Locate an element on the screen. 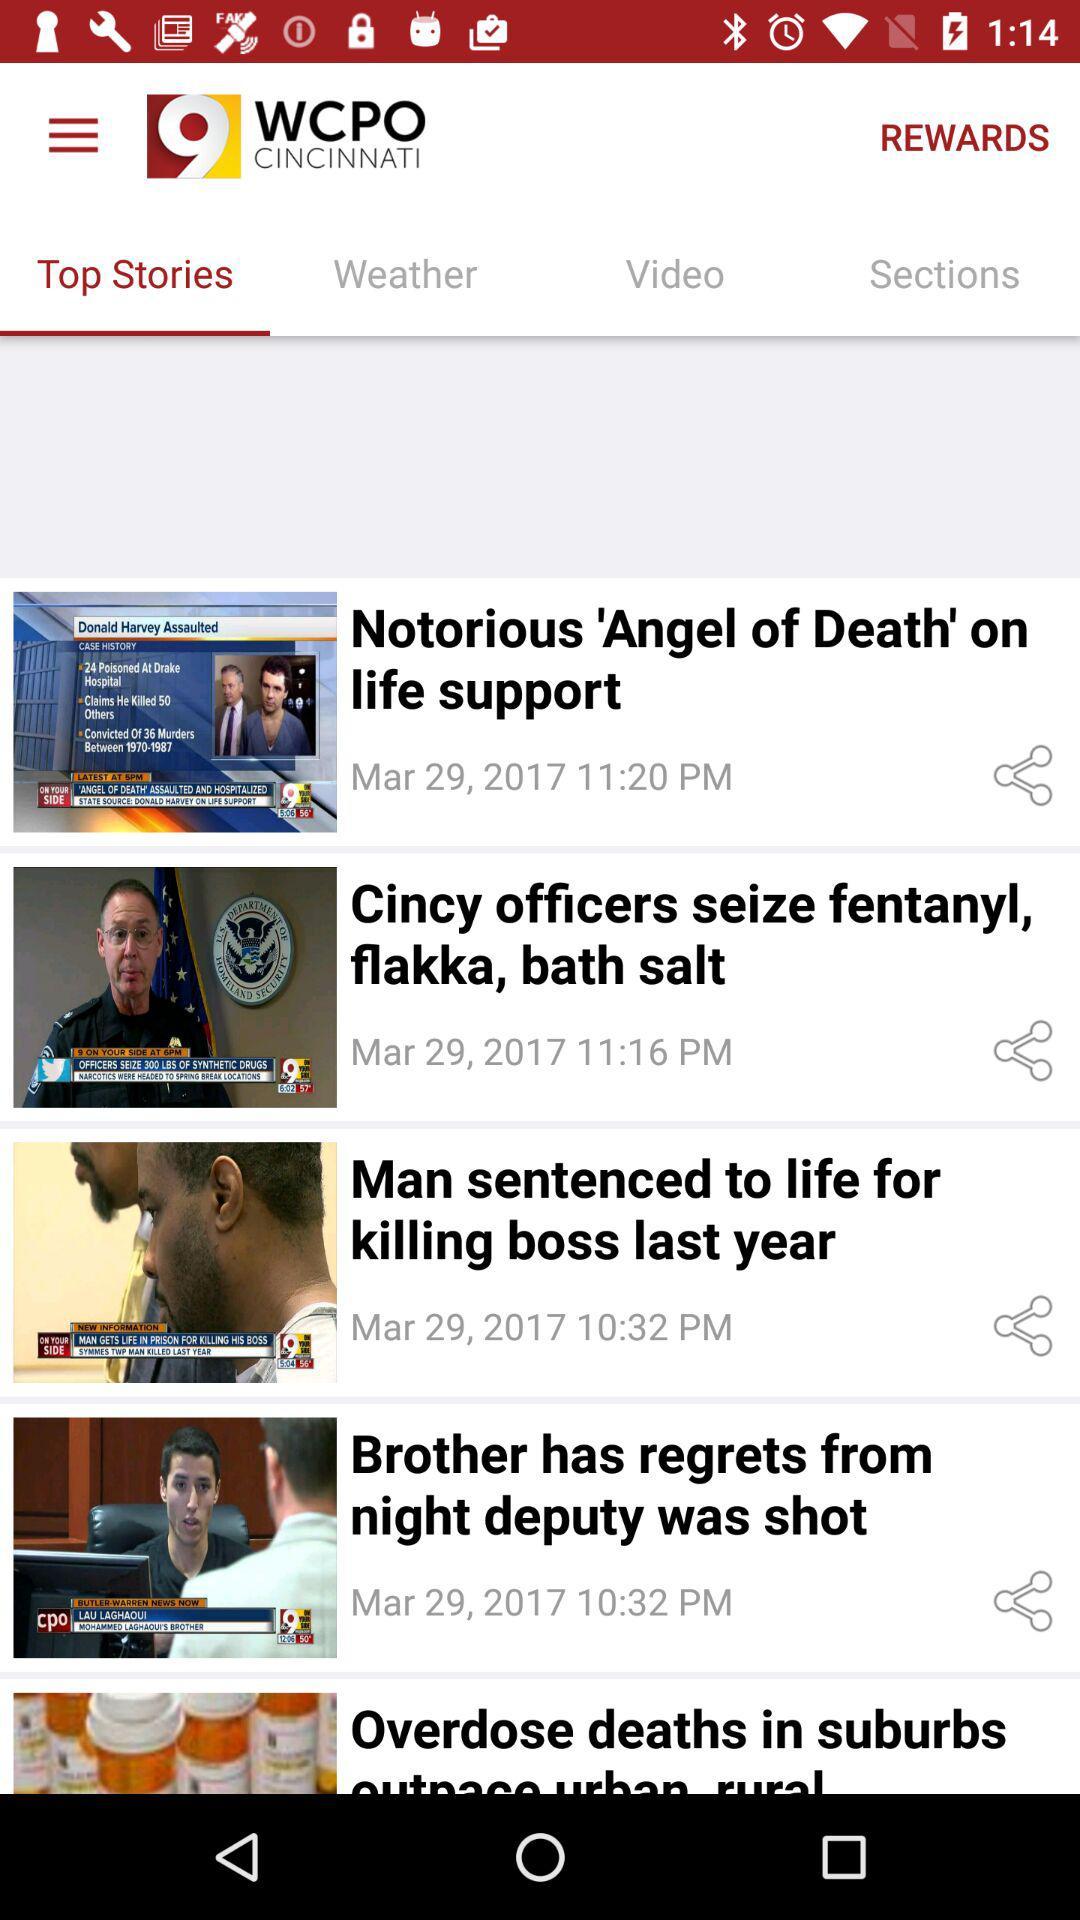  video is located at coordinates (174, 1536).